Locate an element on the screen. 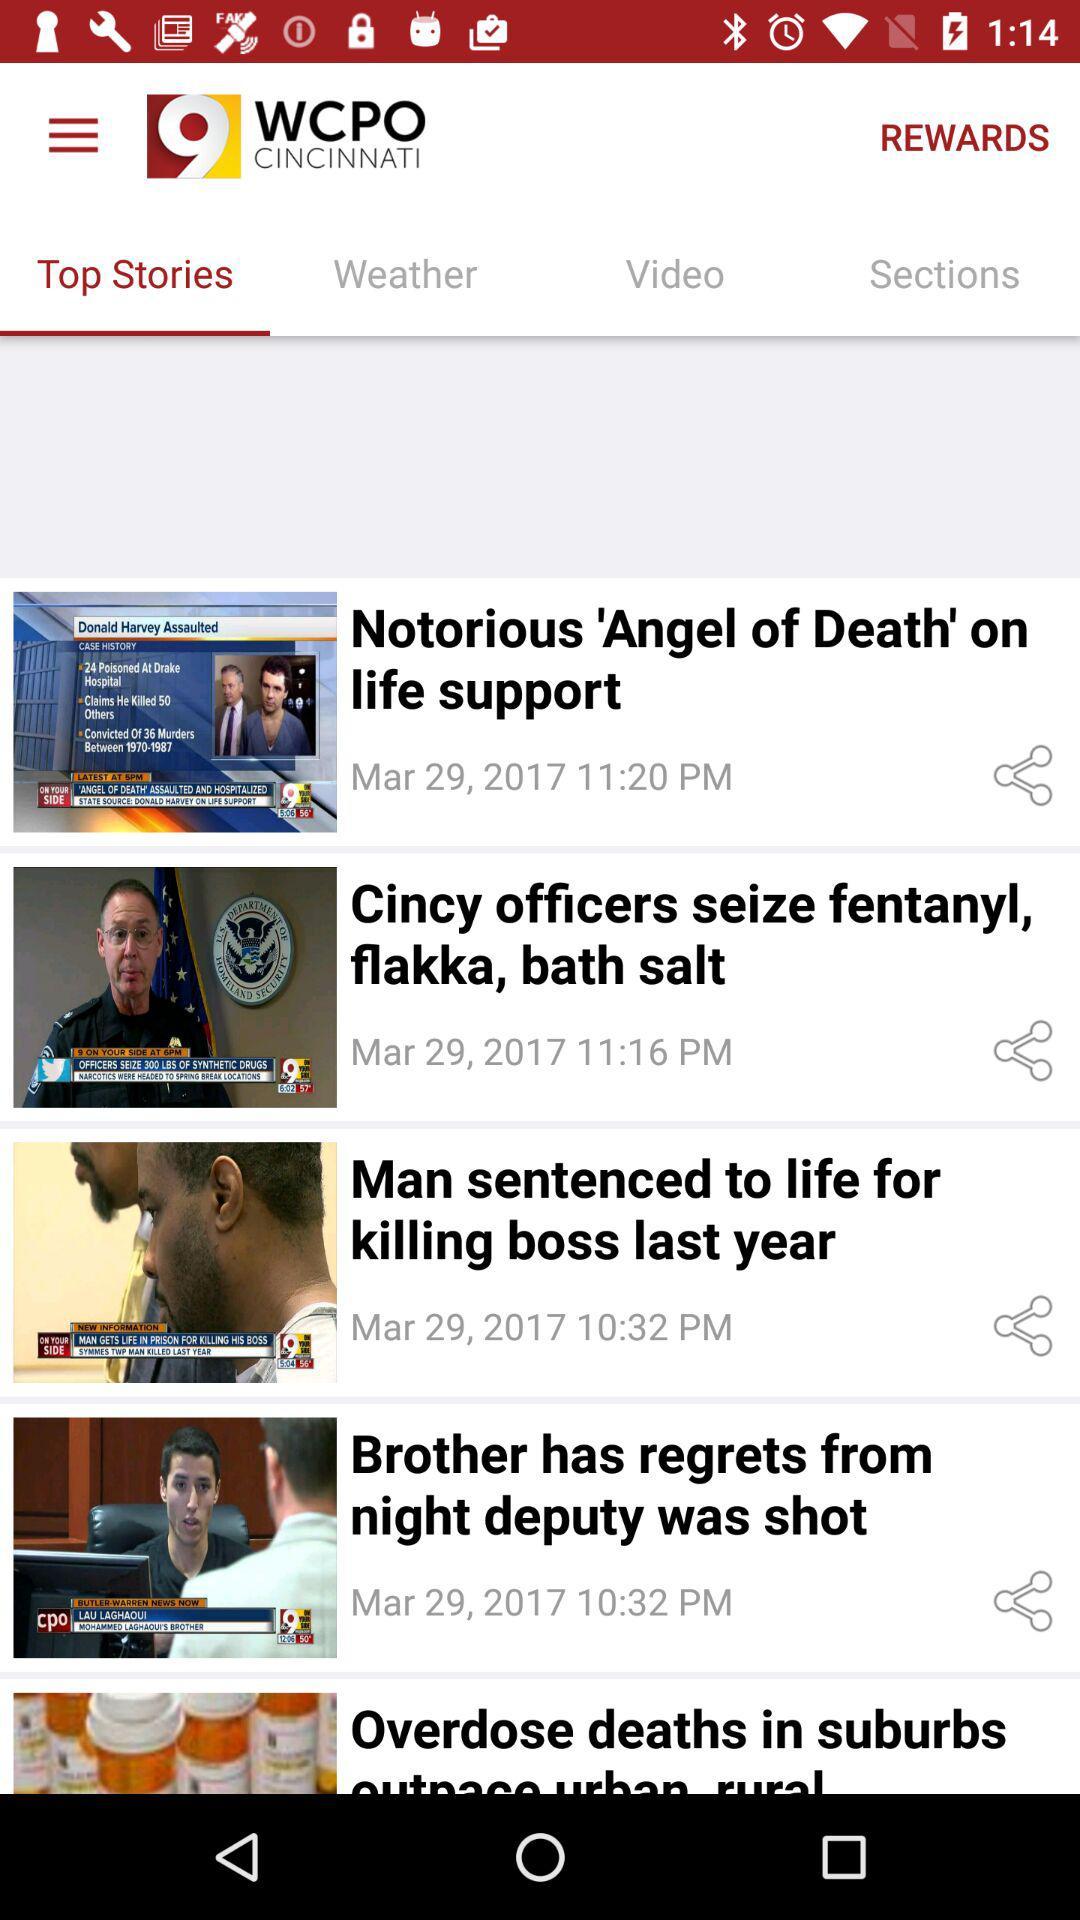  video is located at coordinates (174, 1536).